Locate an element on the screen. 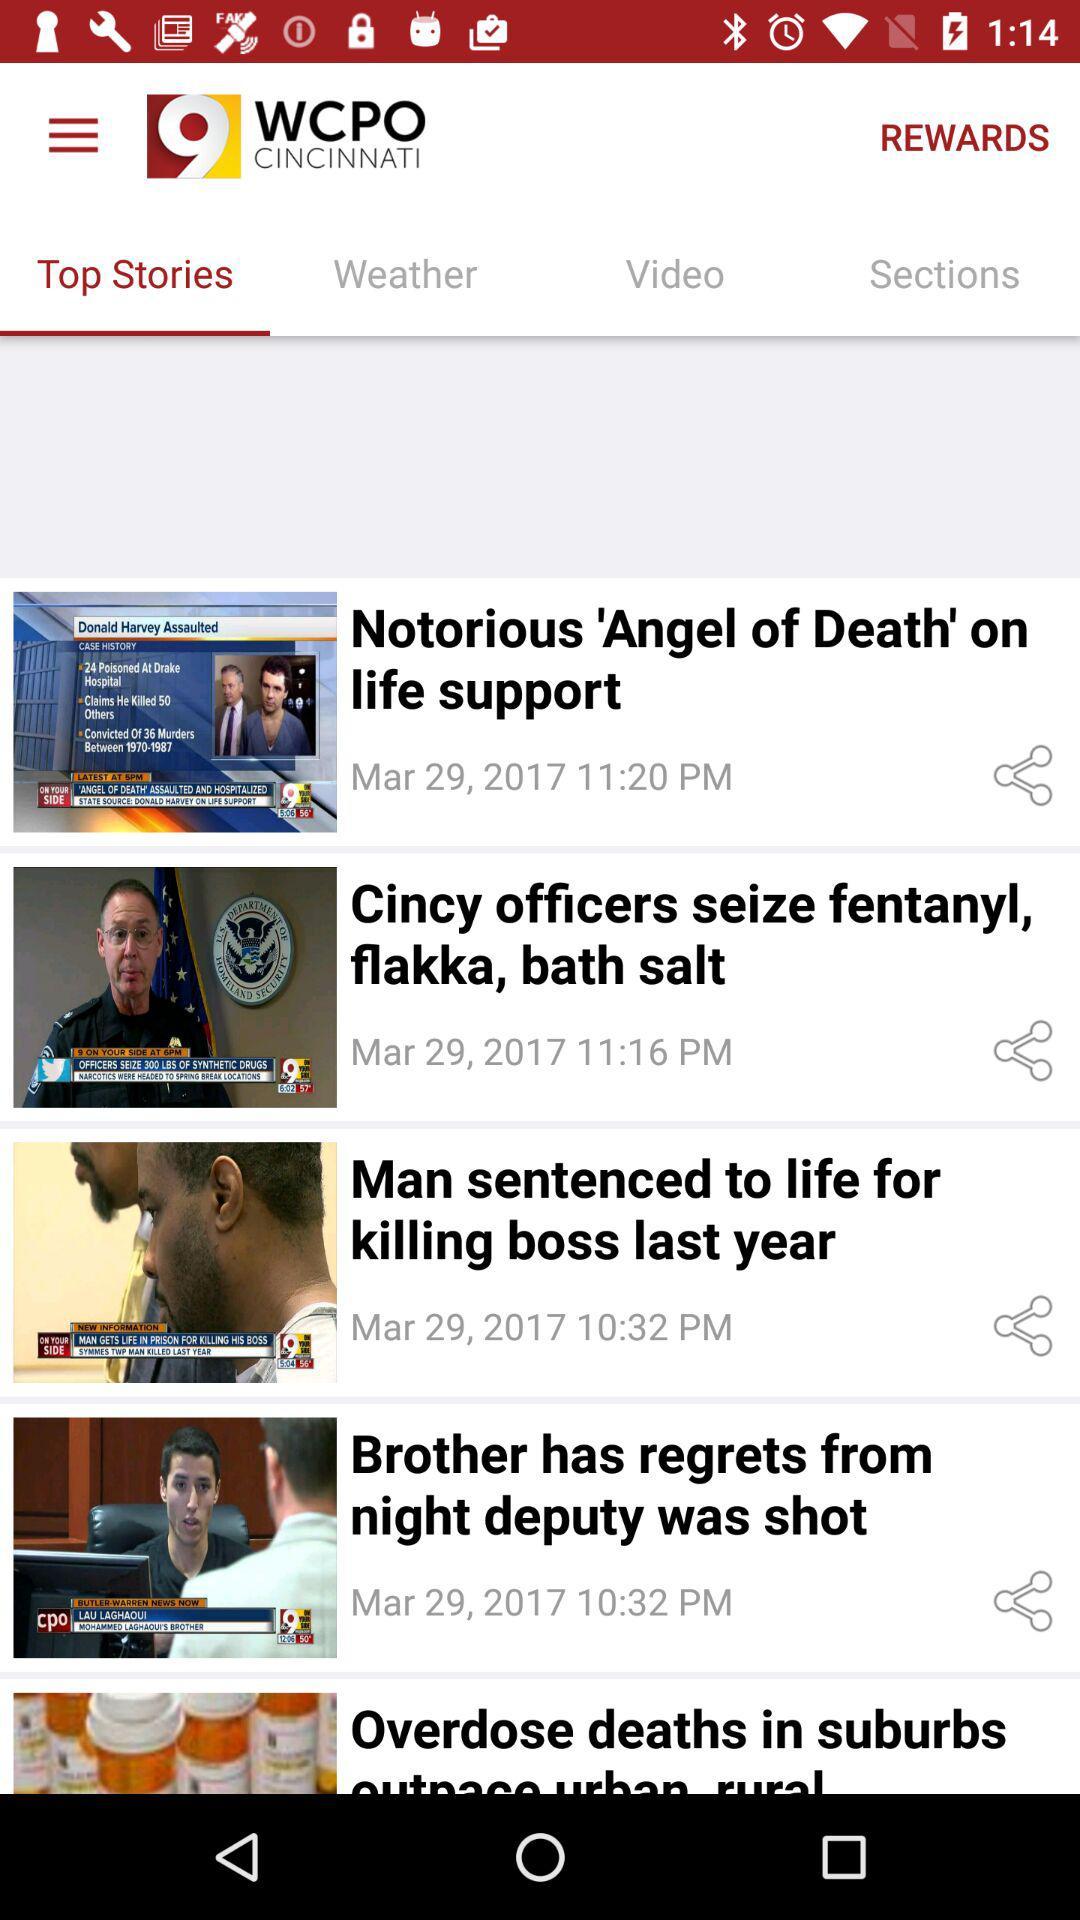  video is located at coordinates (174, 1536).